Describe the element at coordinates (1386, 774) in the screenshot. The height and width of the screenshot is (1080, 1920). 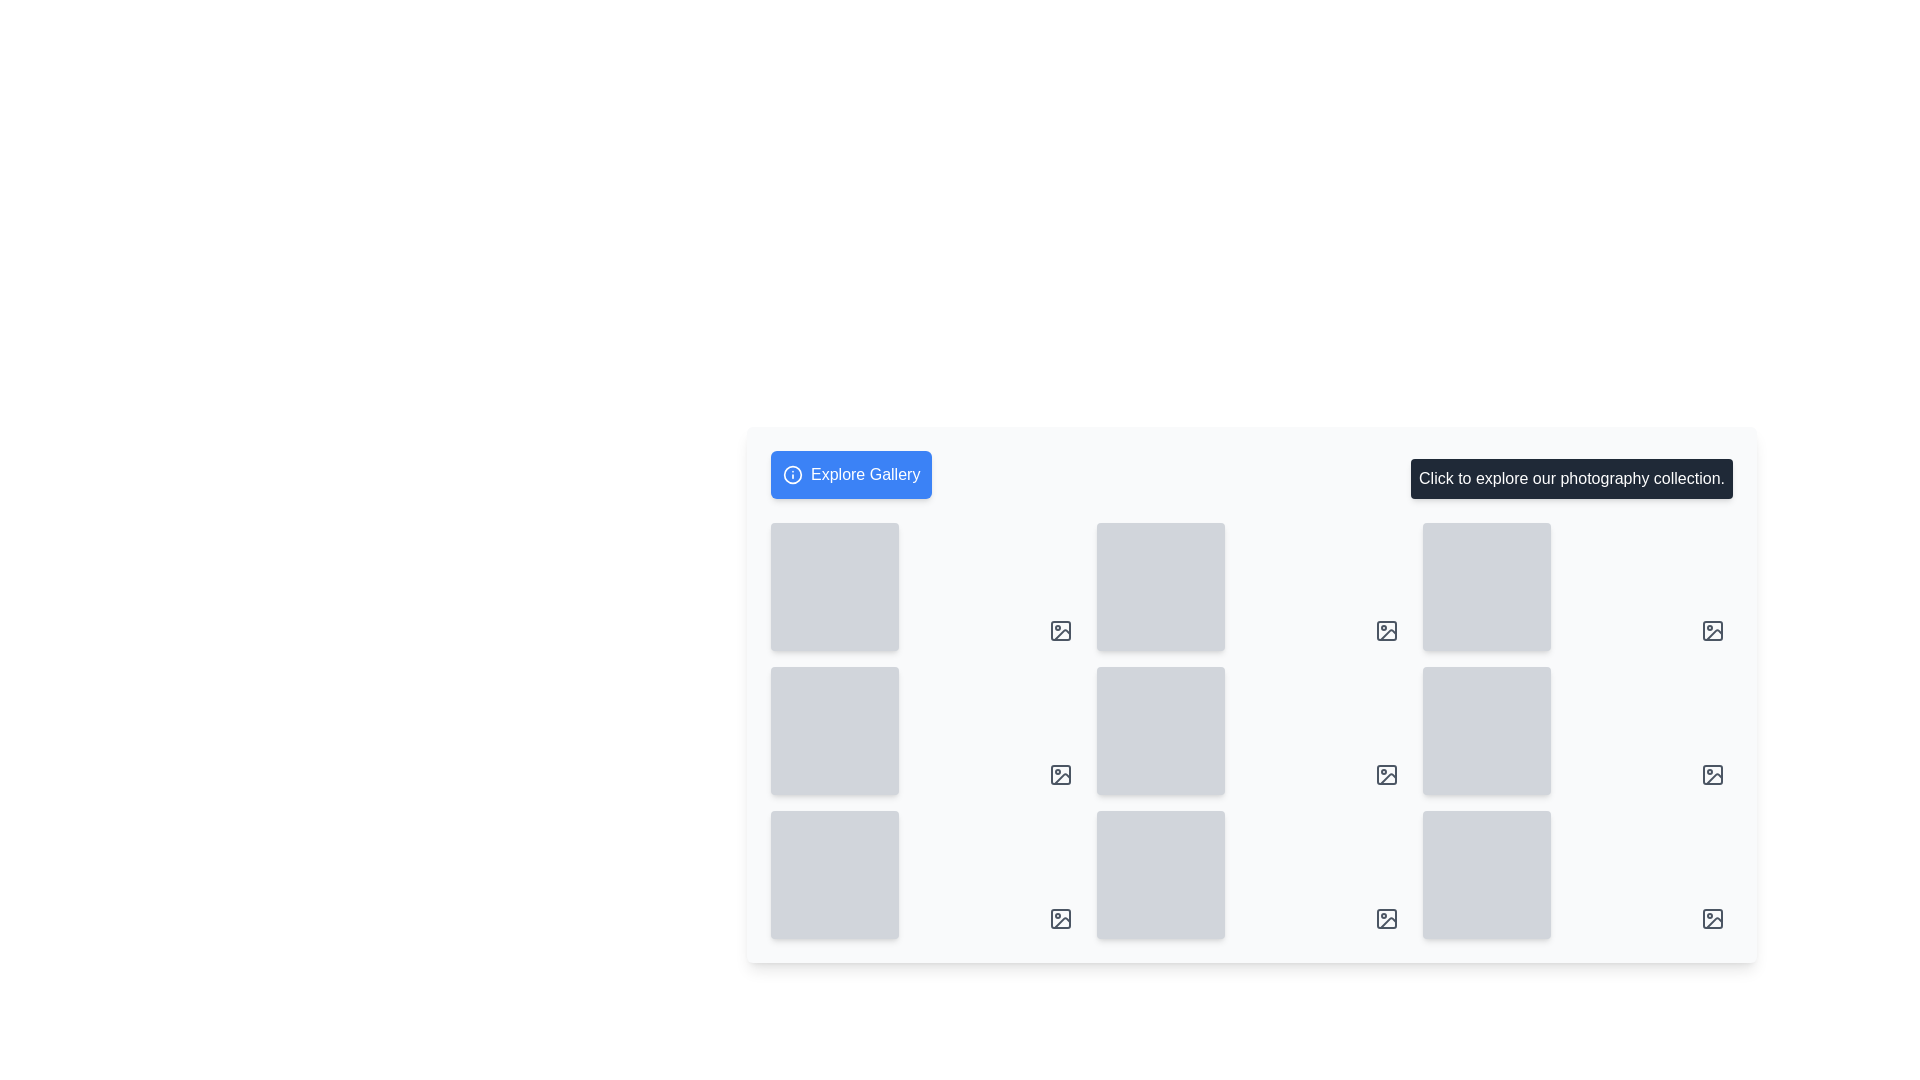
I see `the icon representing a specific type of file, image, or action related to digital content located in the fourth column and third row of the grid layout` at that location.